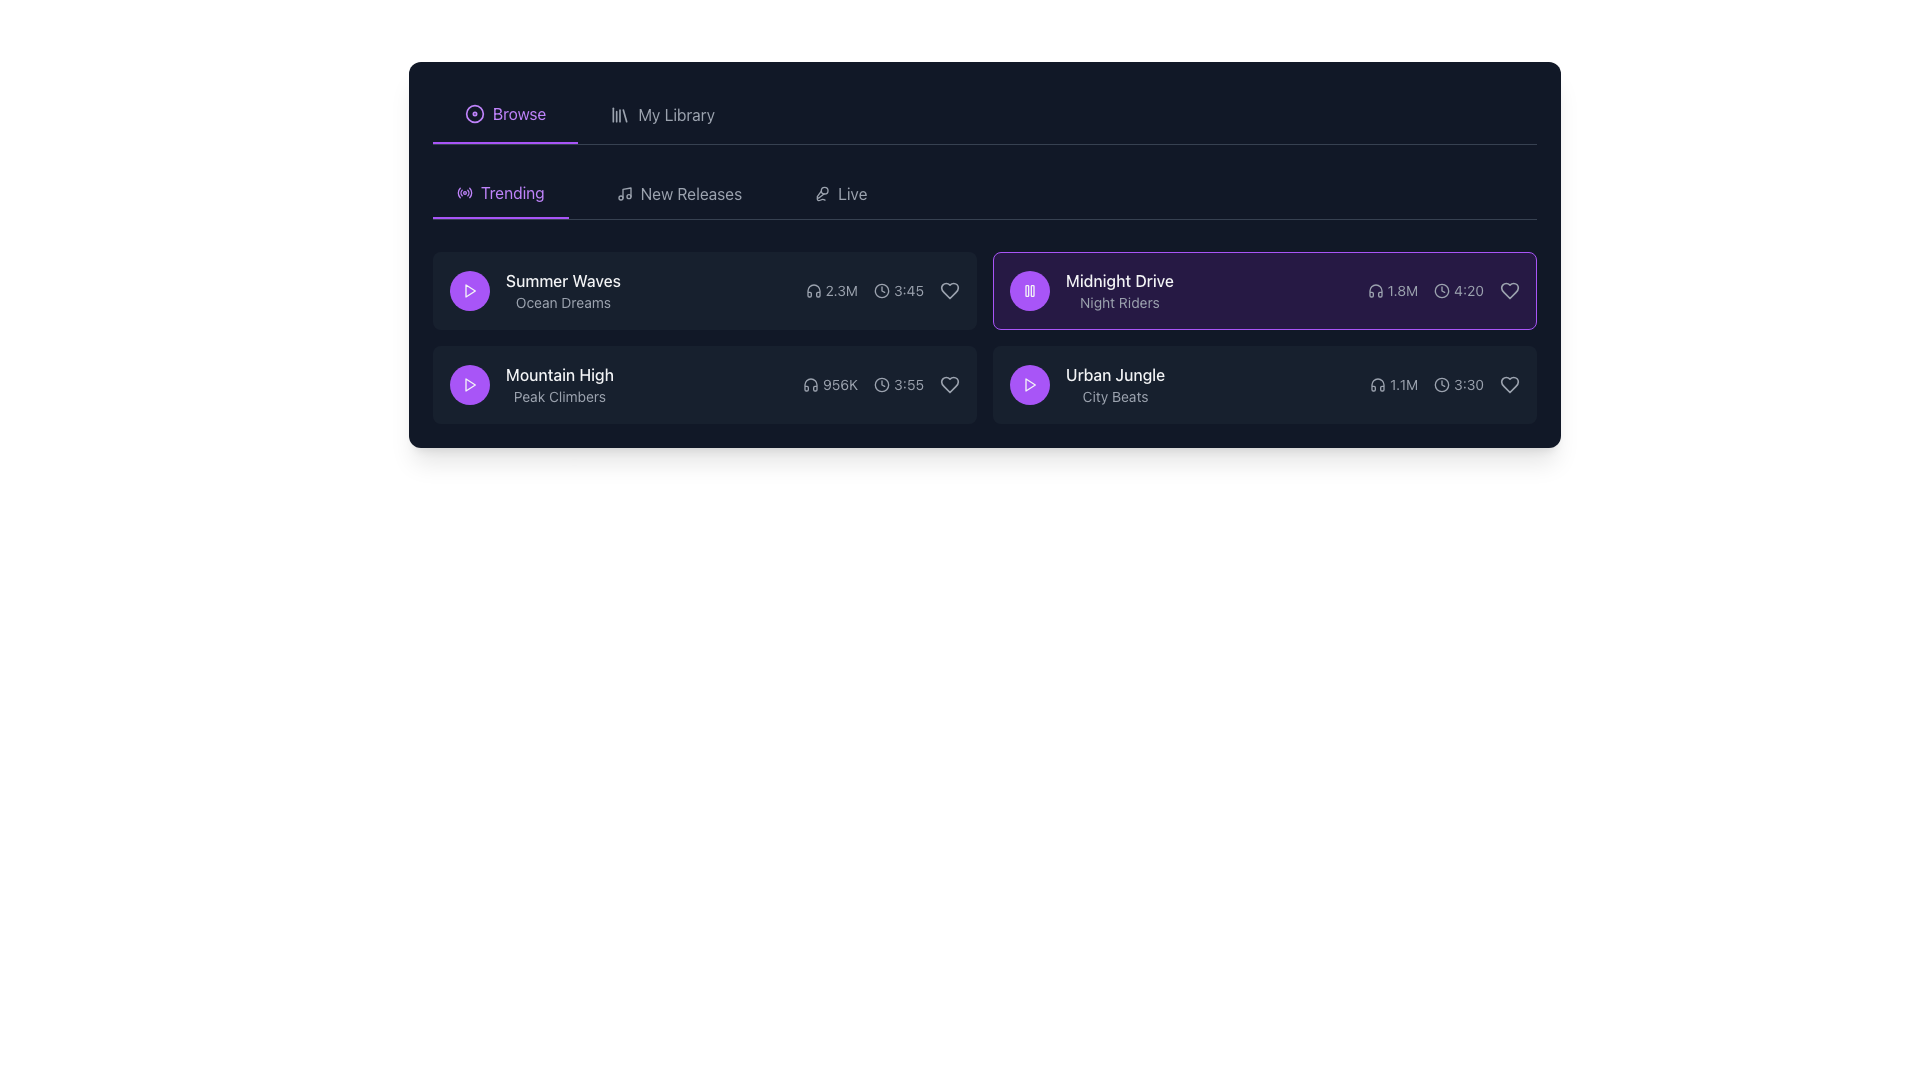 This screenshot has height=1080, width=1920. What do you see at coordinates (1032, 290) in the screenshot?
I see `the right vertical rectangle of the pause icon, which is part of the SVG graphic element in the user interface` at bounding box center [1032, 290].